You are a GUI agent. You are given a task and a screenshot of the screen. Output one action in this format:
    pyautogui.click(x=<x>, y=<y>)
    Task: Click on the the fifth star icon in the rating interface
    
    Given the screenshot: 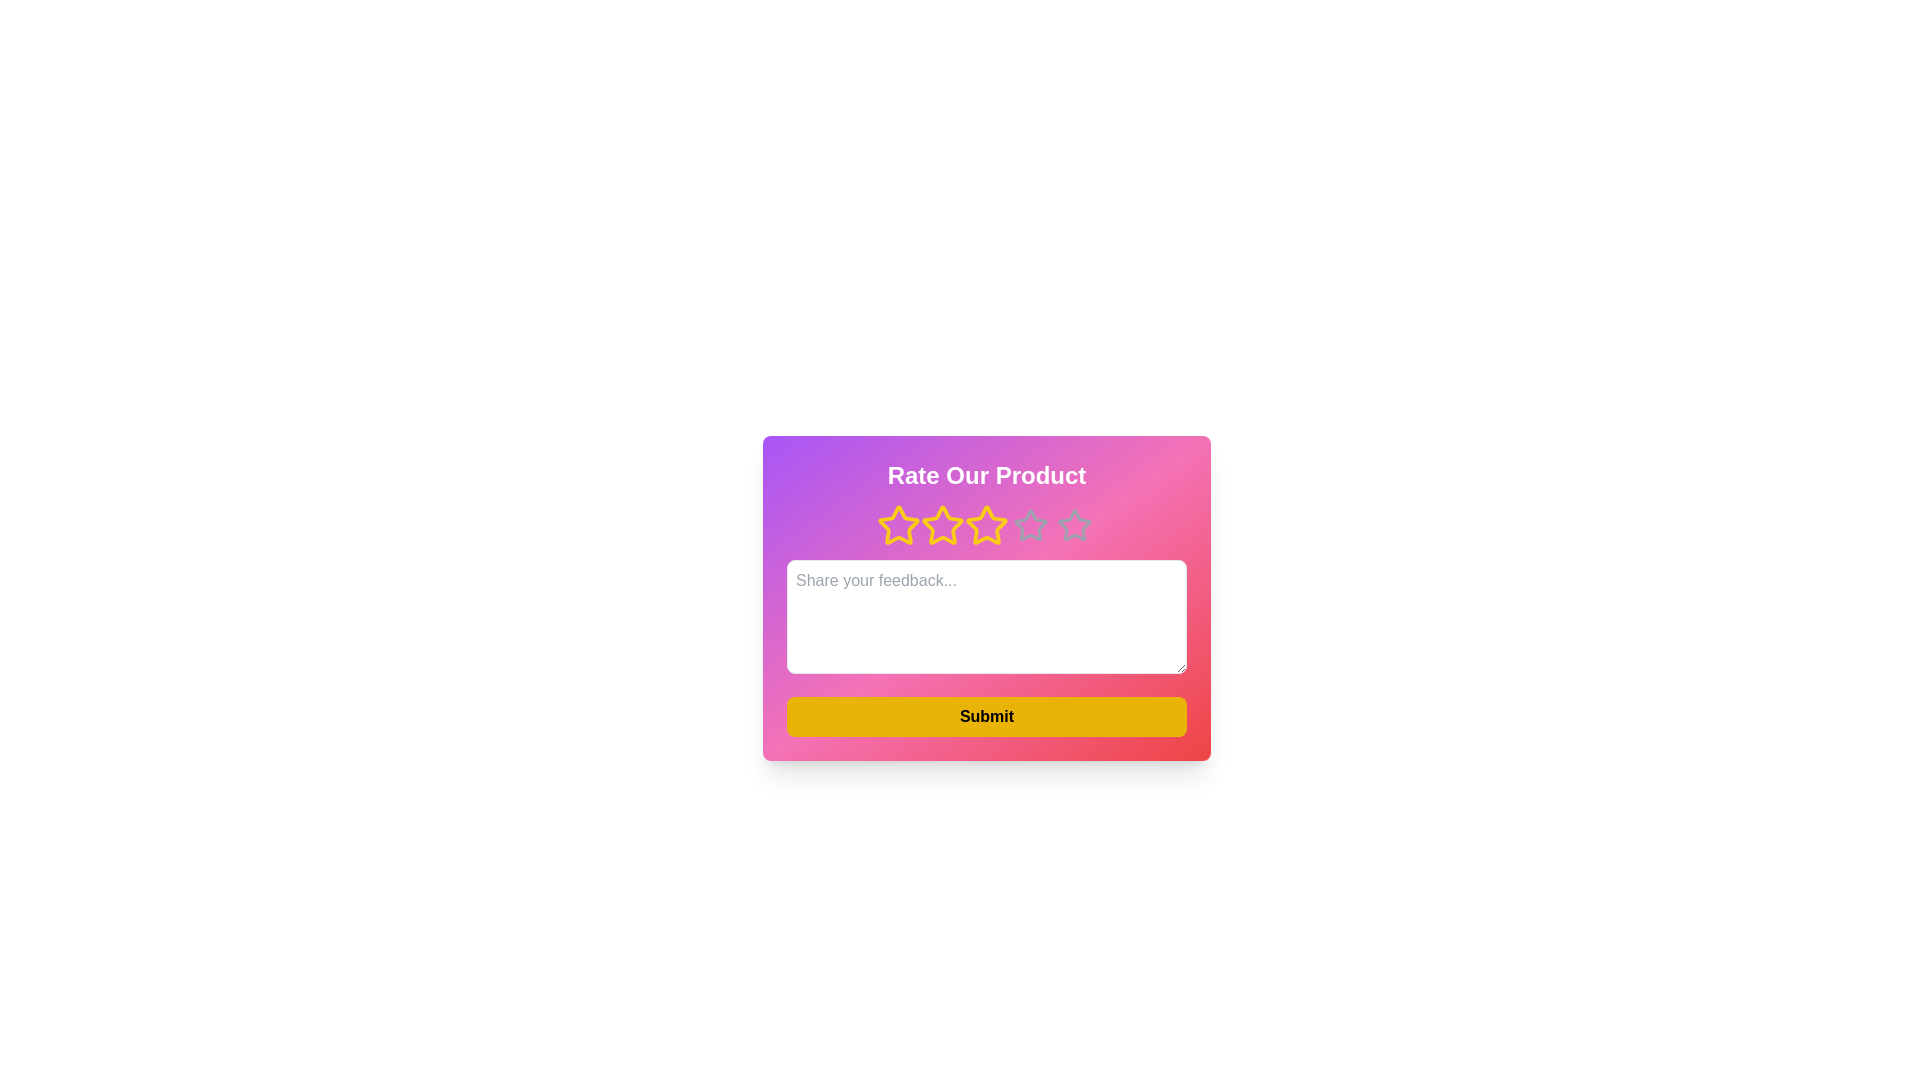 What is the action you would take?
    pyautogui.click(x=1074, y=524)
    